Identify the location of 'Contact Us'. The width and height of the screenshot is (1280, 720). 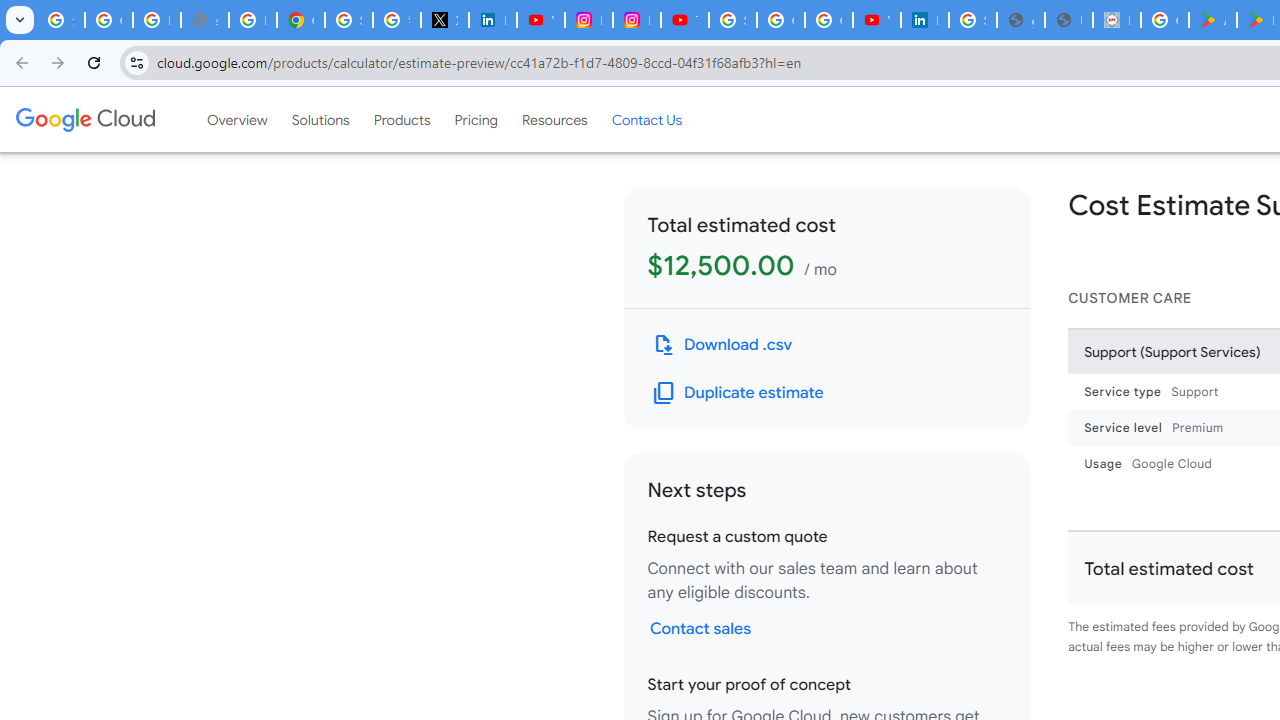
(647, 119).